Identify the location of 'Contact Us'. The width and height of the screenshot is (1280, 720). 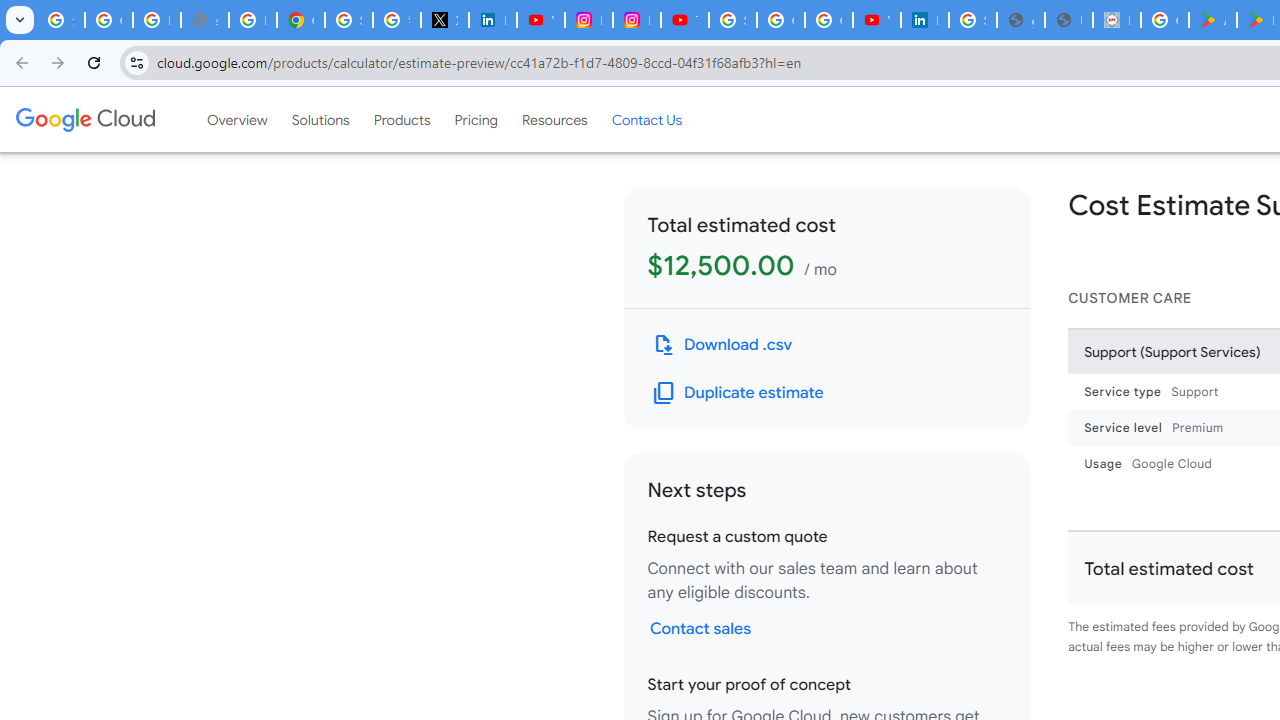
(647, 119).